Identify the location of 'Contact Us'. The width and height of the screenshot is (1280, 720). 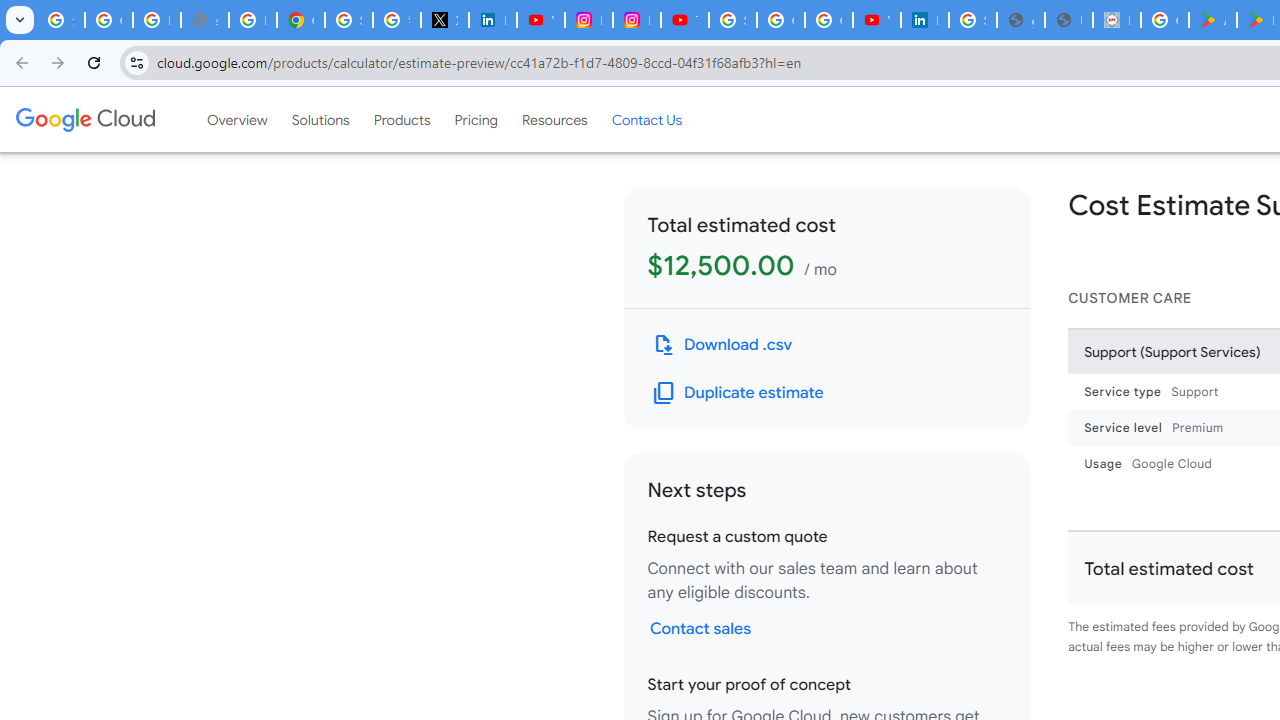
(647, 119).